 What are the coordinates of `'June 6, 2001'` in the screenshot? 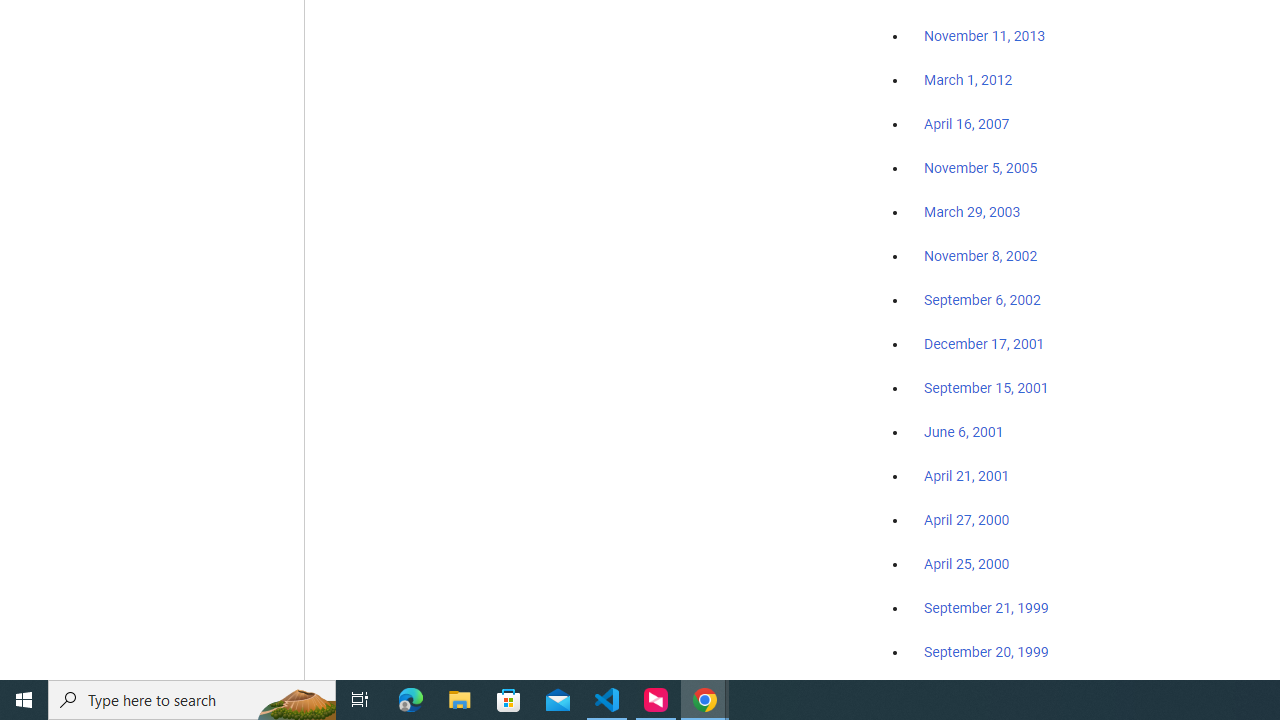 It's located at (963, 431).